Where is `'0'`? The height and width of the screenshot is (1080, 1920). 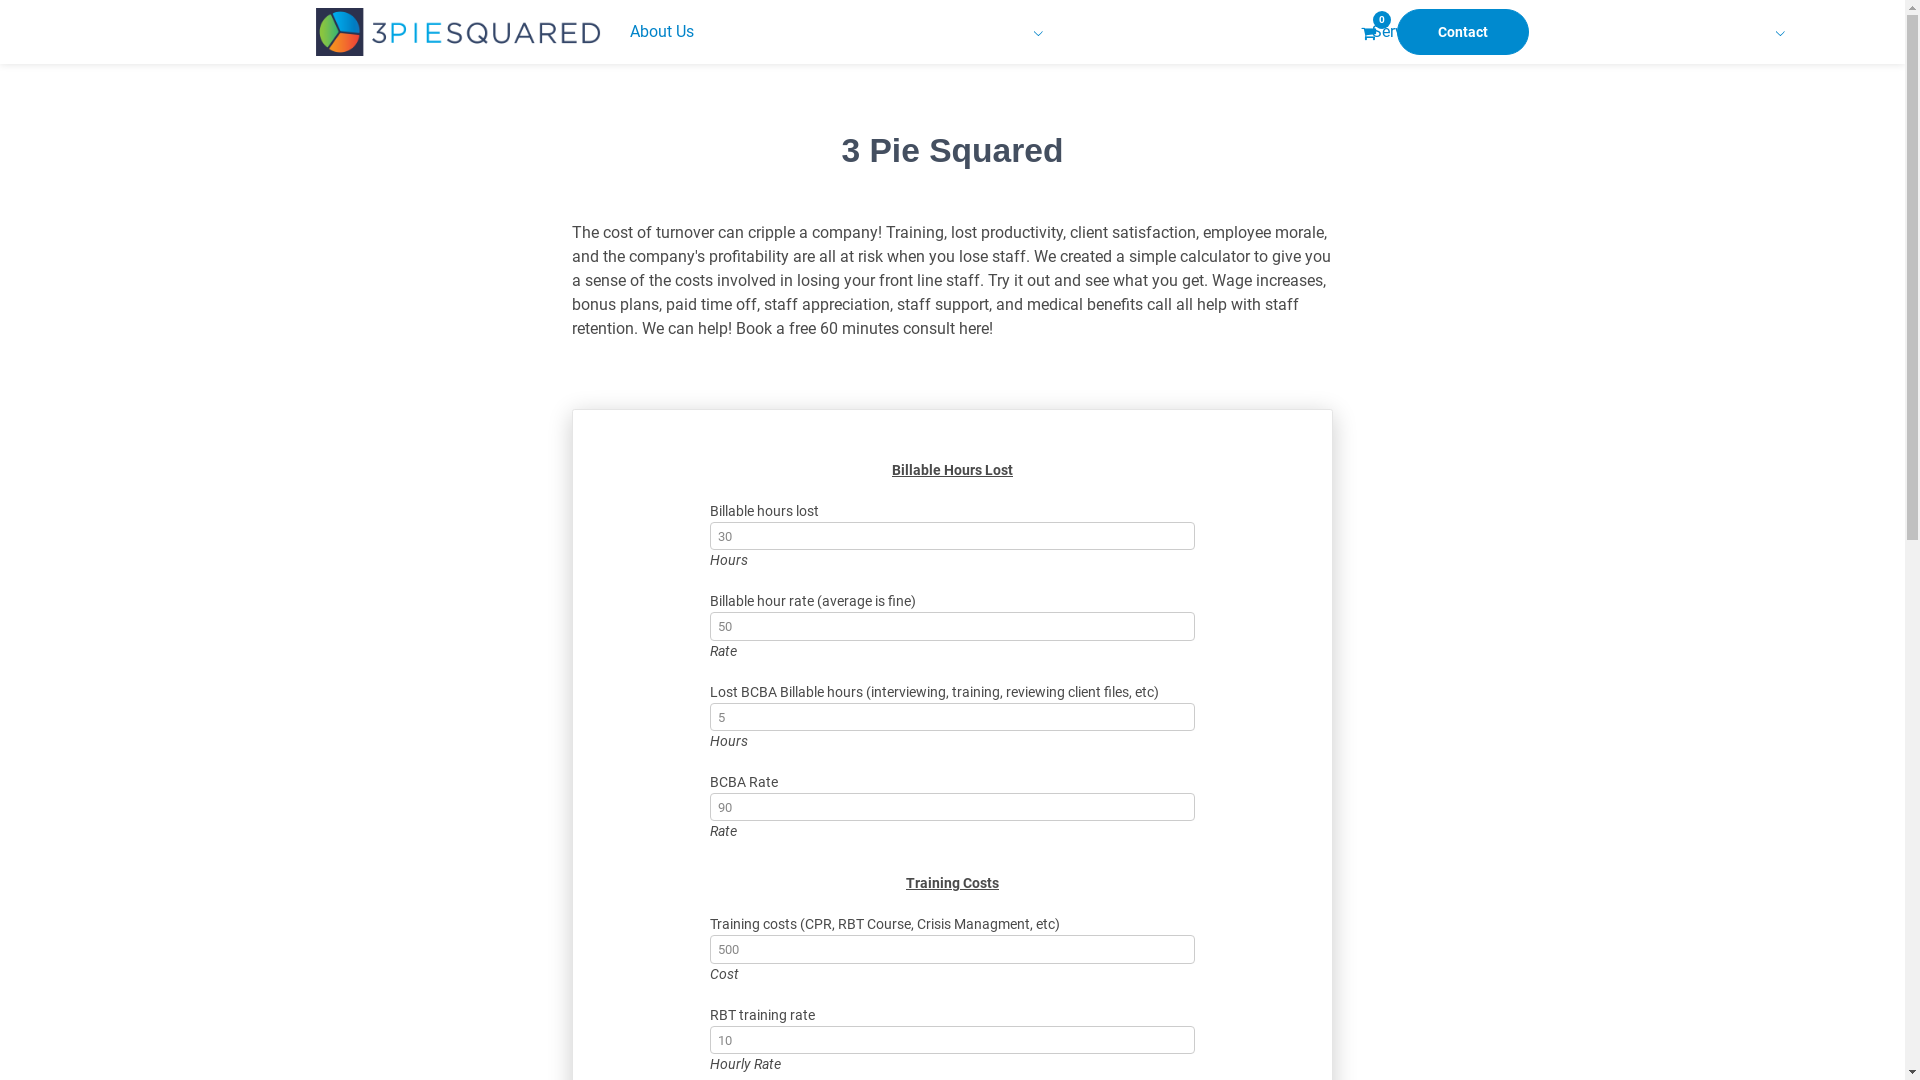 '0' is located at coordinates (1367, 31).